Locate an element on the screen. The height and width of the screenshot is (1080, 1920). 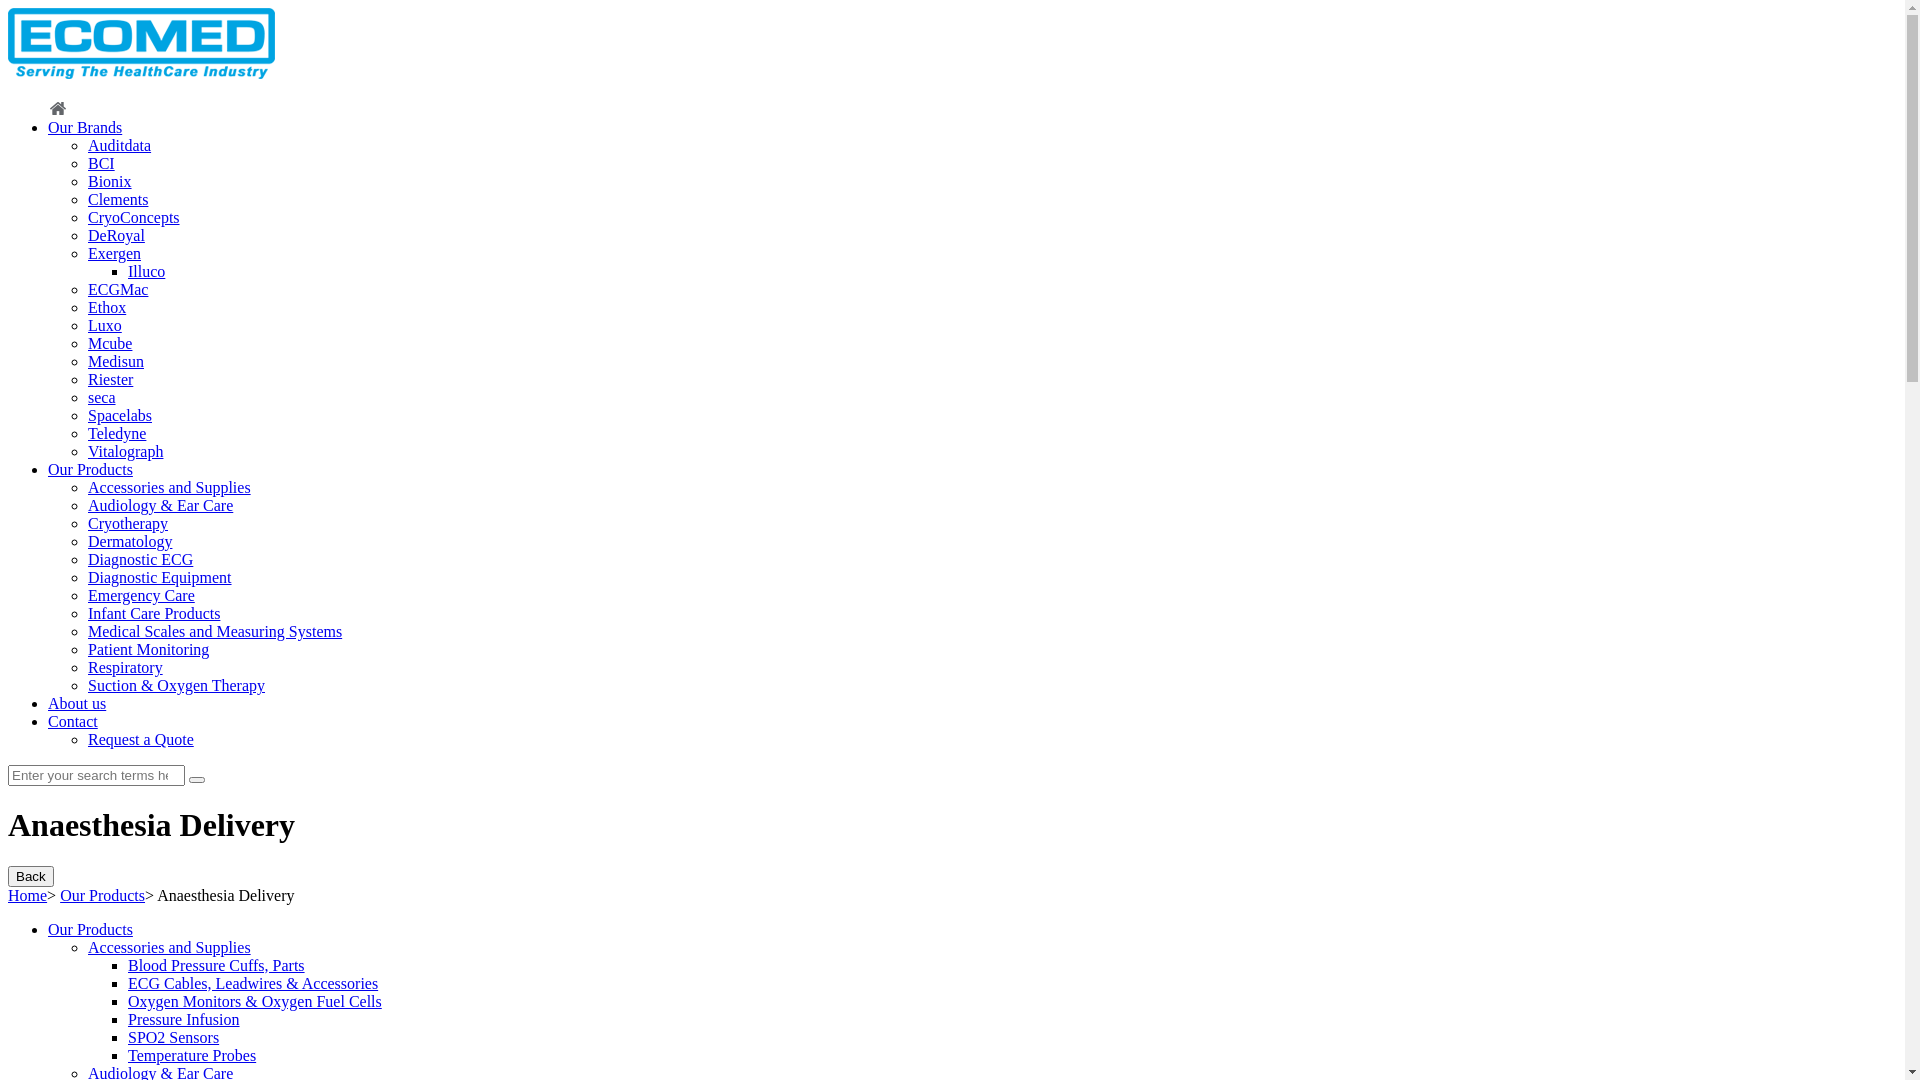
'Mcube' is located at coordinates (109, 342).